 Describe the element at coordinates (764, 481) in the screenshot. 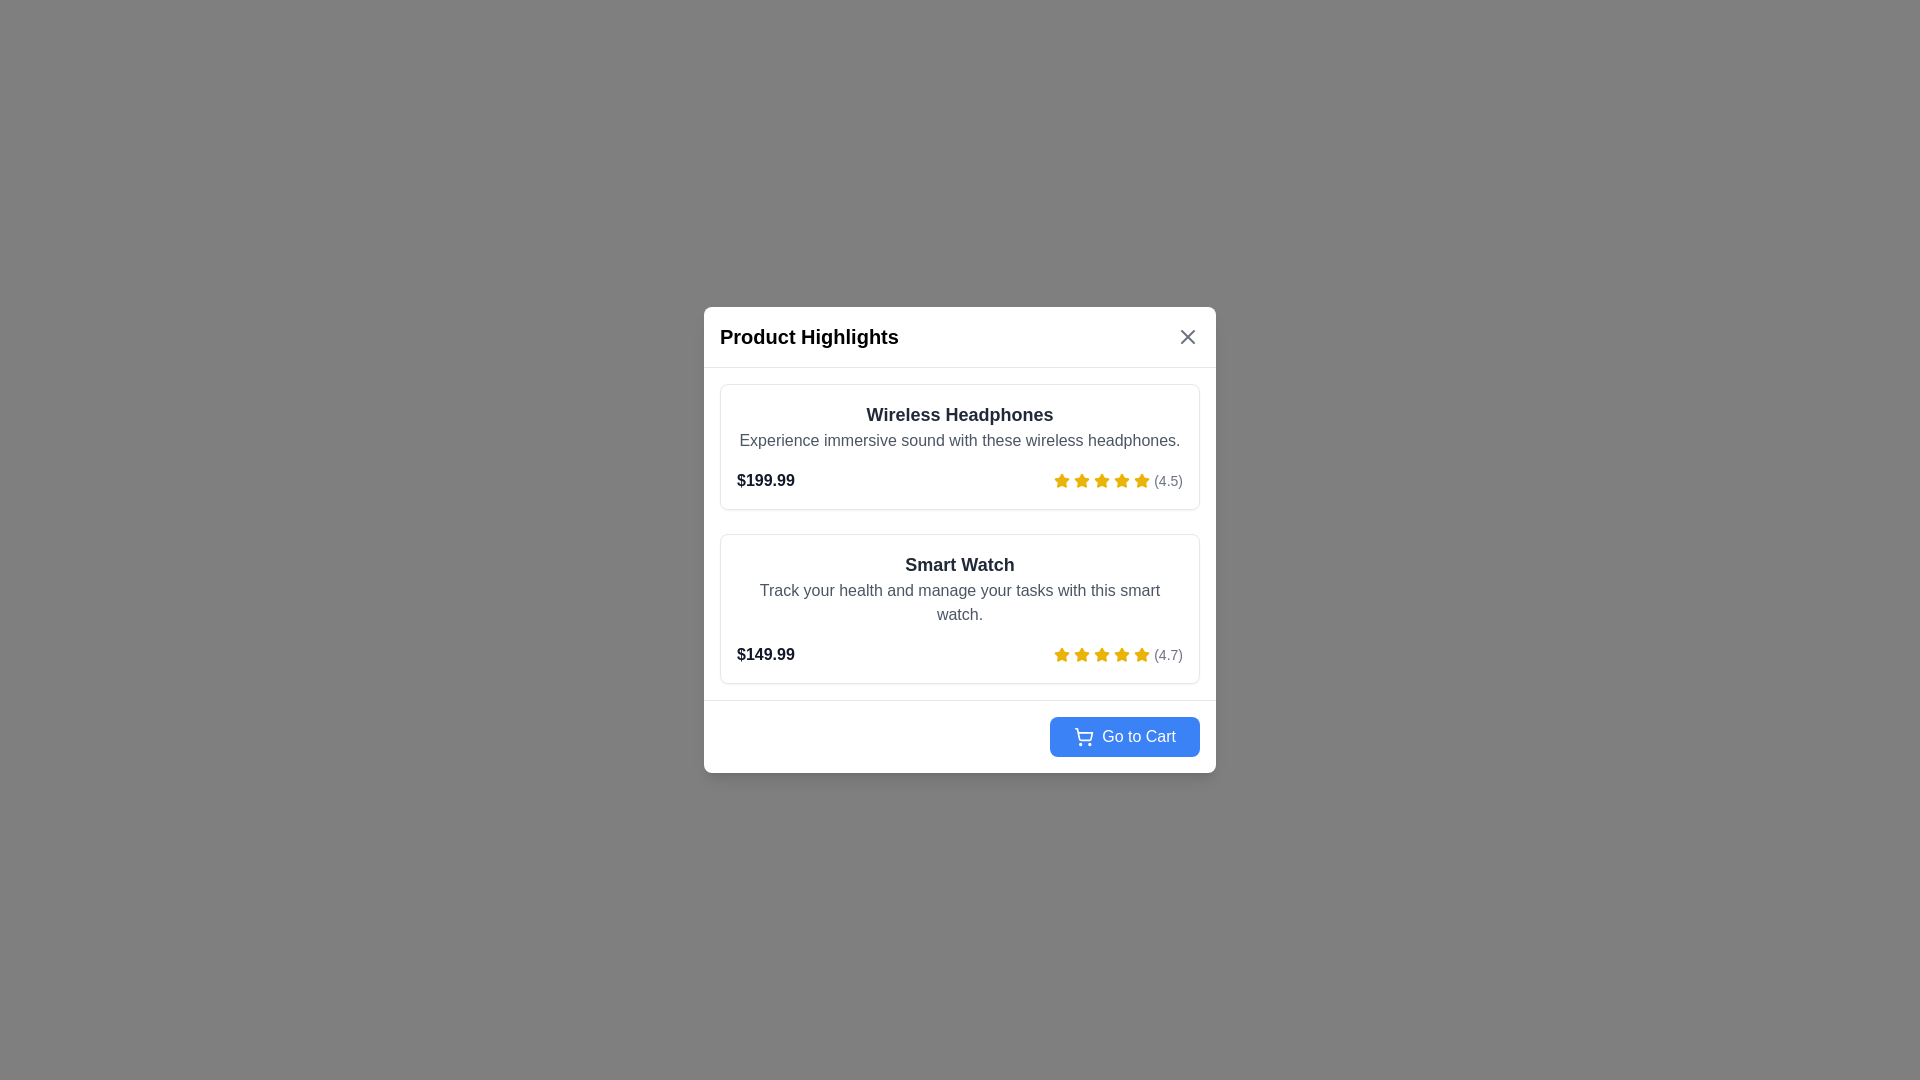

I see `the Text Label displaying the price '$199.99' located in the first product card, near the title 'Wireless Headphones'` at that location.